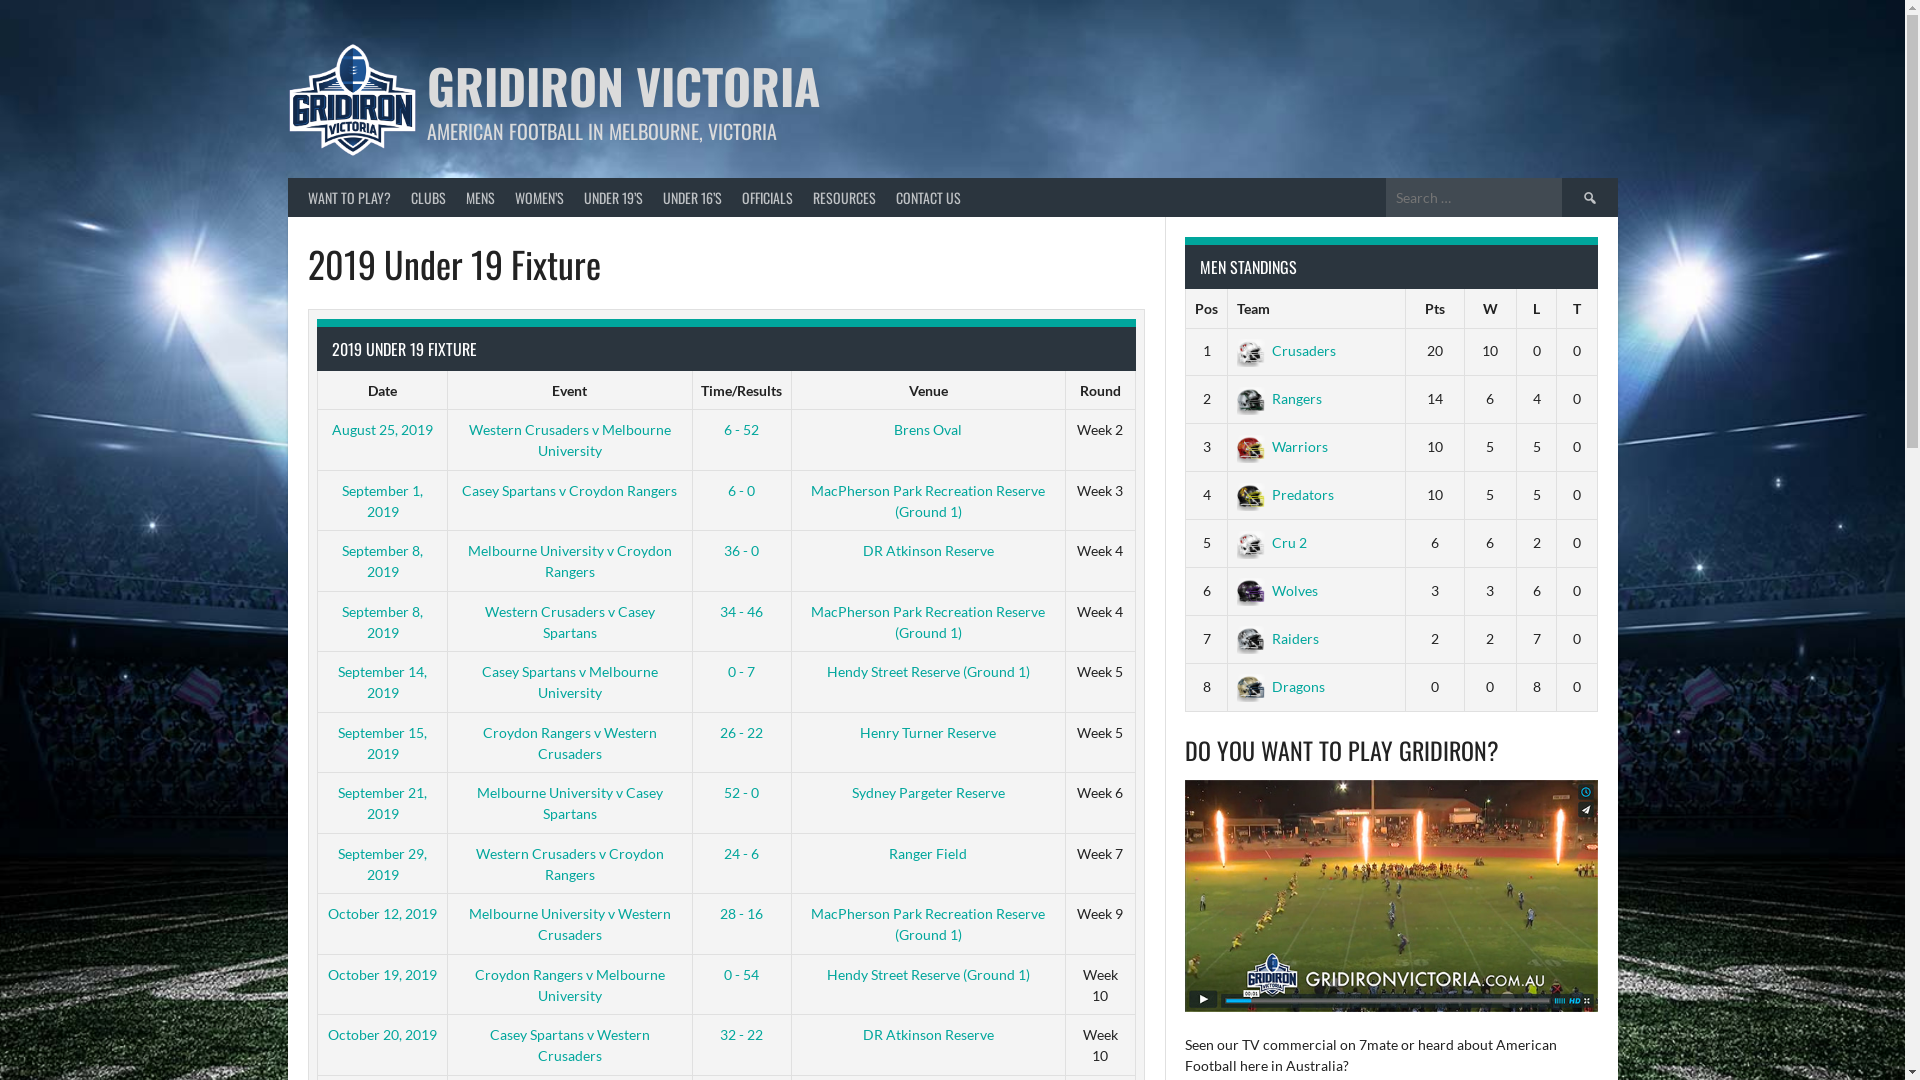  I want to click on 'DR Atkinson Reserve', so click(927, 550).